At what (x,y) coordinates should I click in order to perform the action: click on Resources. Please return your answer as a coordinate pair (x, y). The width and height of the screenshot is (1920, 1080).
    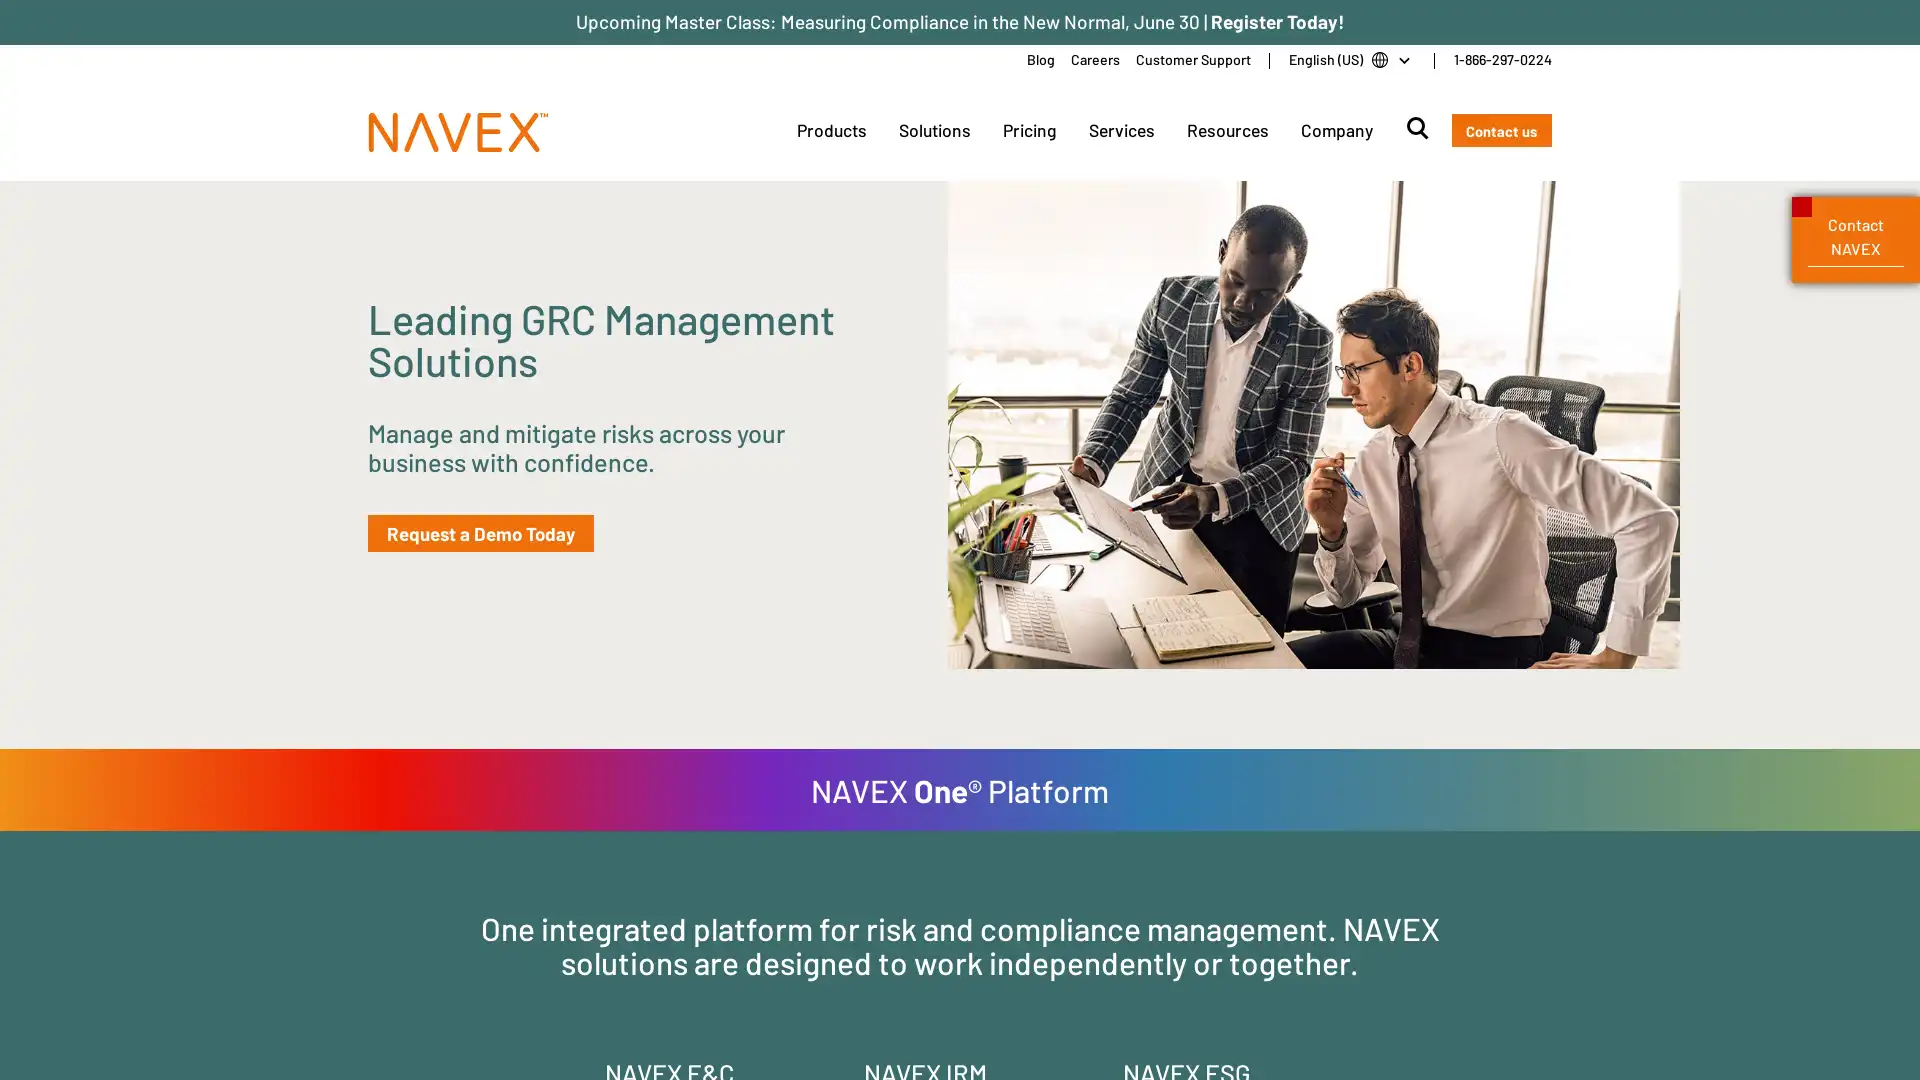
    Looking at the image, I should click on (1226, 130).